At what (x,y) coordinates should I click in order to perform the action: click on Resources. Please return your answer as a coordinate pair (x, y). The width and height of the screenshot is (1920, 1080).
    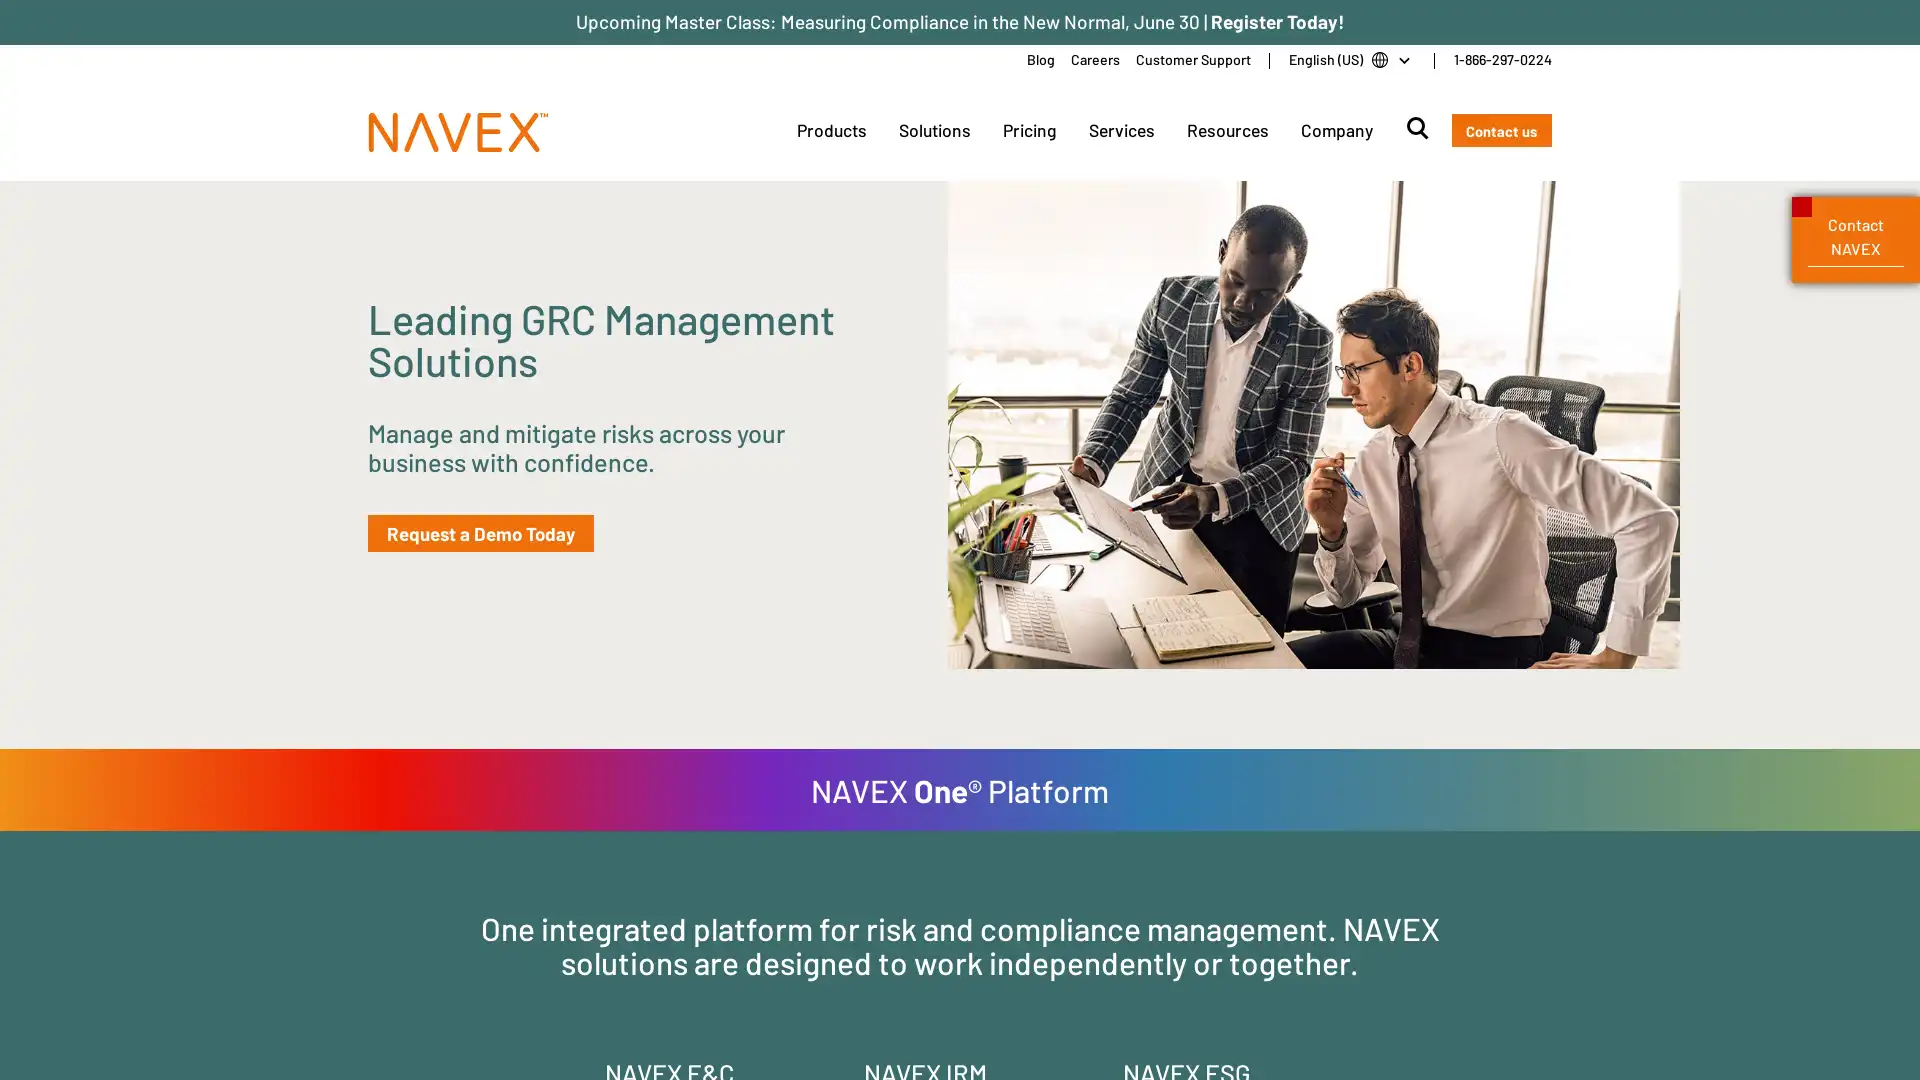
    Looking at the image, I should click on (1226, 130).